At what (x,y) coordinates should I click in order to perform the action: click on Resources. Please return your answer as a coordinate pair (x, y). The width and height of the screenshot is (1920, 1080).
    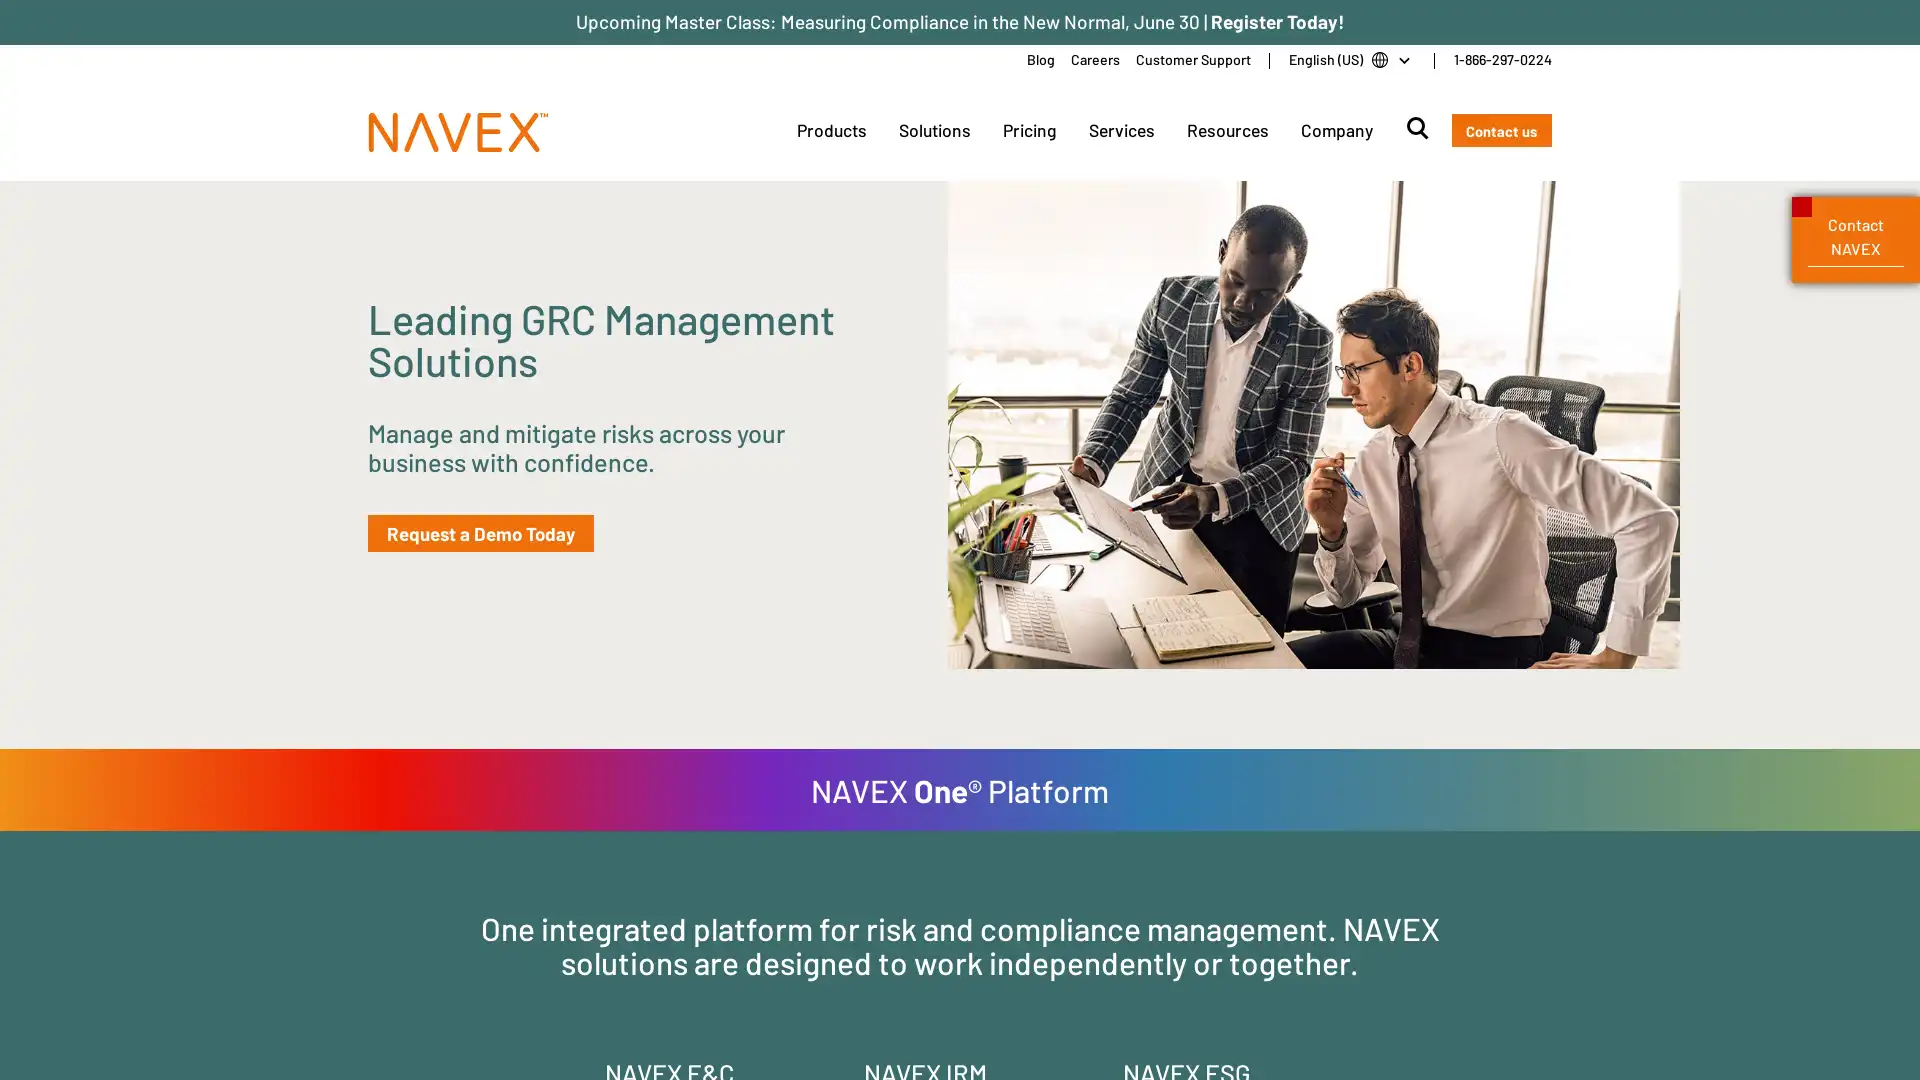
    Looking at the image, I should click on (1226, 130).